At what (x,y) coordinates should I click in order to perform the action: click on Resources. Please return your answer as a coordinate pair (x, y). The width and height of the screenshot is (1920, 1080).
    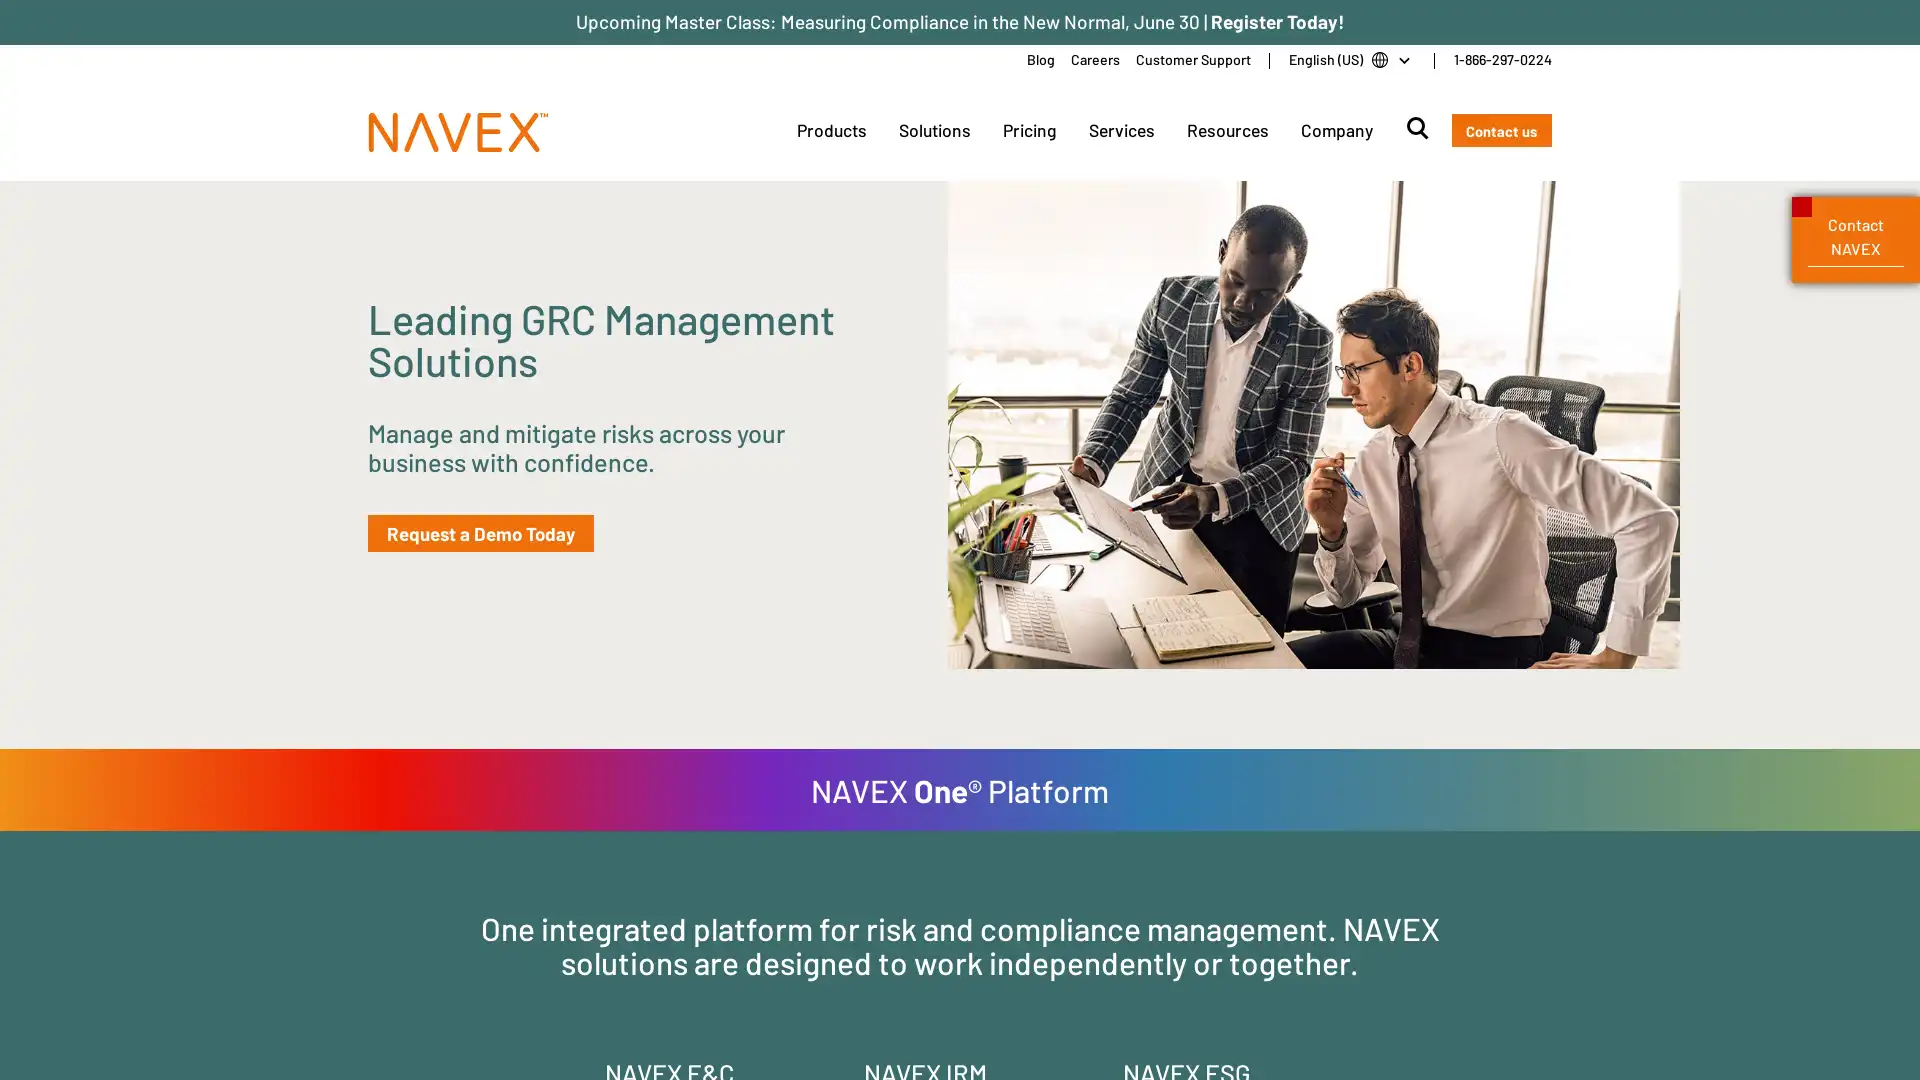
    Looking at the image, I should click on (1226, 130).